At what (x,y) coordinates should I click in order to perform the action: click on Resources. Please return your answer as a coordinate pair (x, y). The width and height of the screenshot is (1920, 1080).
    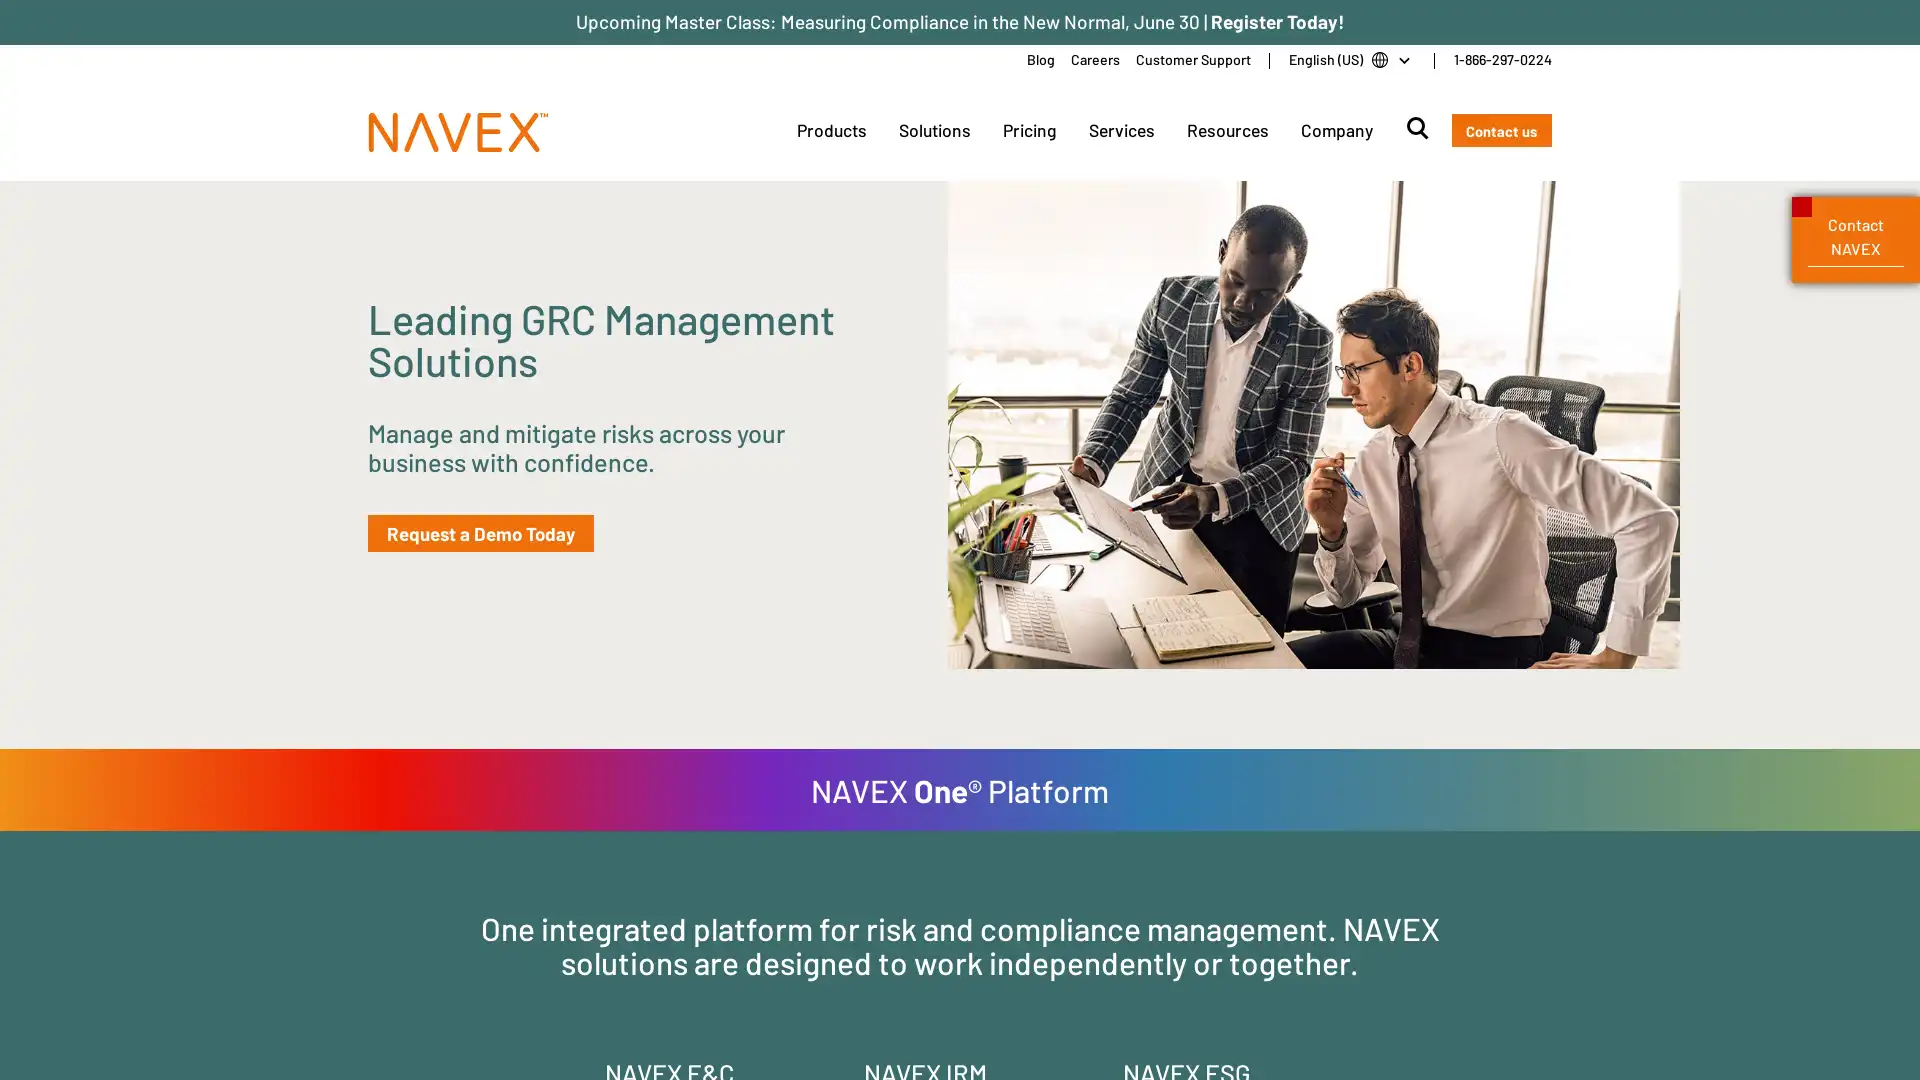
    Looking at the image, I should click on (1226, 130).